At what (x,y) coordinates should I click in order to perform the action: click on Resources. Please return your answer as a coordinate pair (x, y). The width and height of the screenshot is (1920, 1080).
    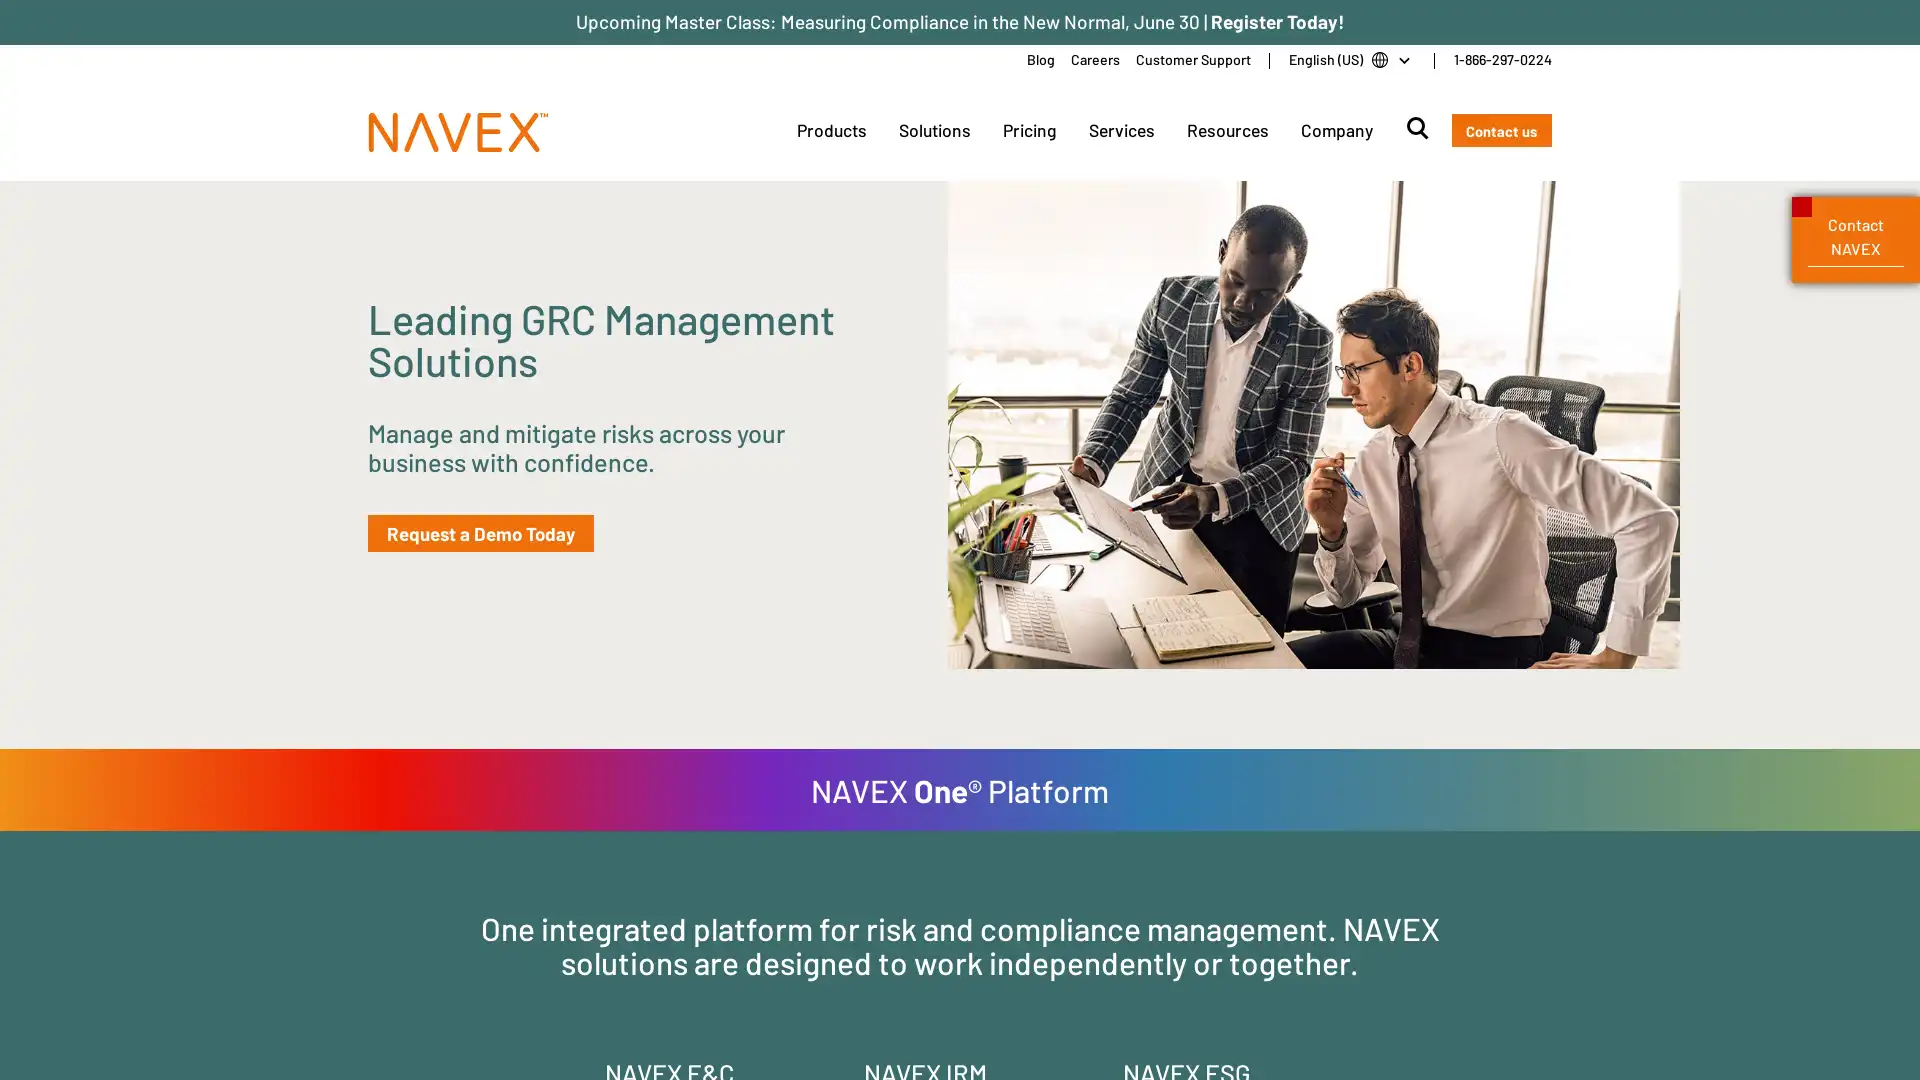
    Looking at the image, I should click on (1226, 130).